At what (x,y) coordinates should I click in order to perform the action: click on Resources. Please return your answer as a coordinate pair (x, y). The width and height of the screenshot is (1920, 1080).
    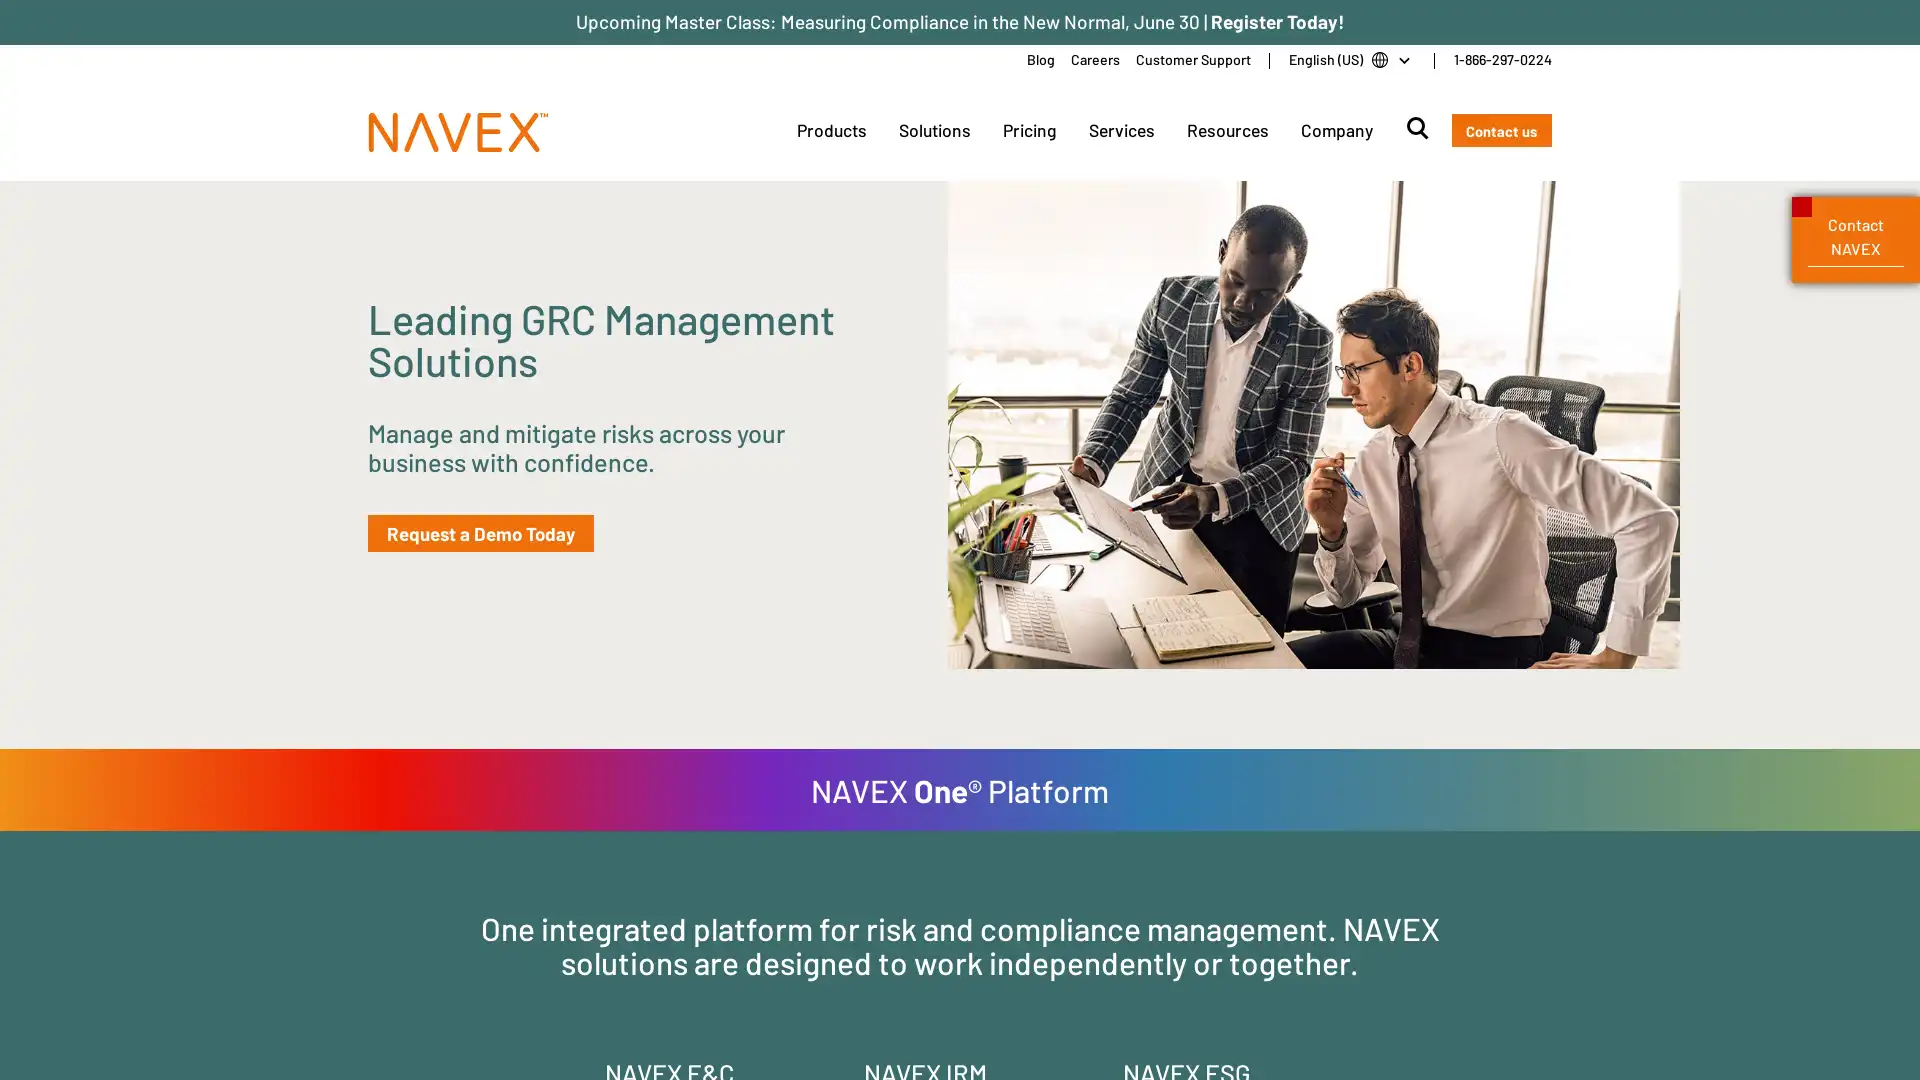
    Looking at the image, I should click on (1226, 130).